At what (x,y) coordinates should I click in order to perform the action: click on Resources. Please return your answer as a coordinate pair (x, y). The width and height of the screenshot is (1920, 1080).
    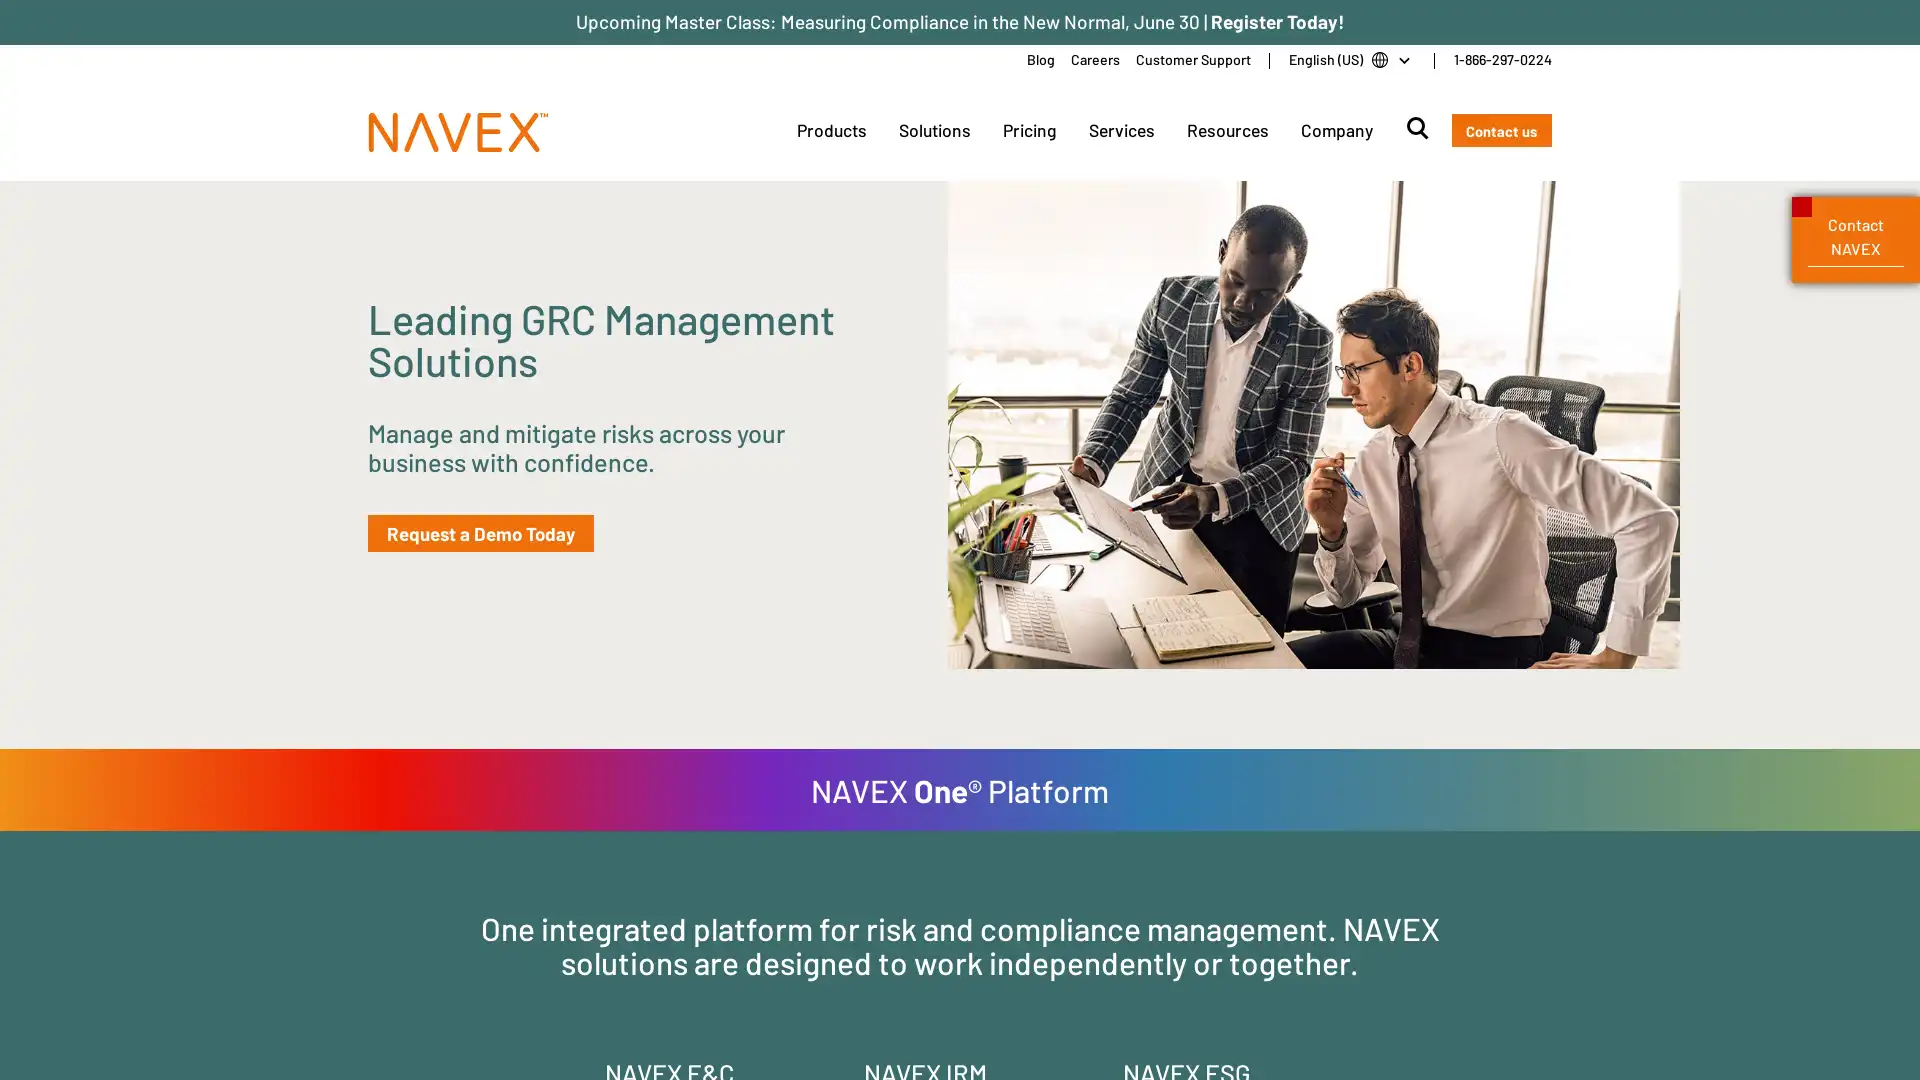
    Looking at the image, I should click on (1226, 130).